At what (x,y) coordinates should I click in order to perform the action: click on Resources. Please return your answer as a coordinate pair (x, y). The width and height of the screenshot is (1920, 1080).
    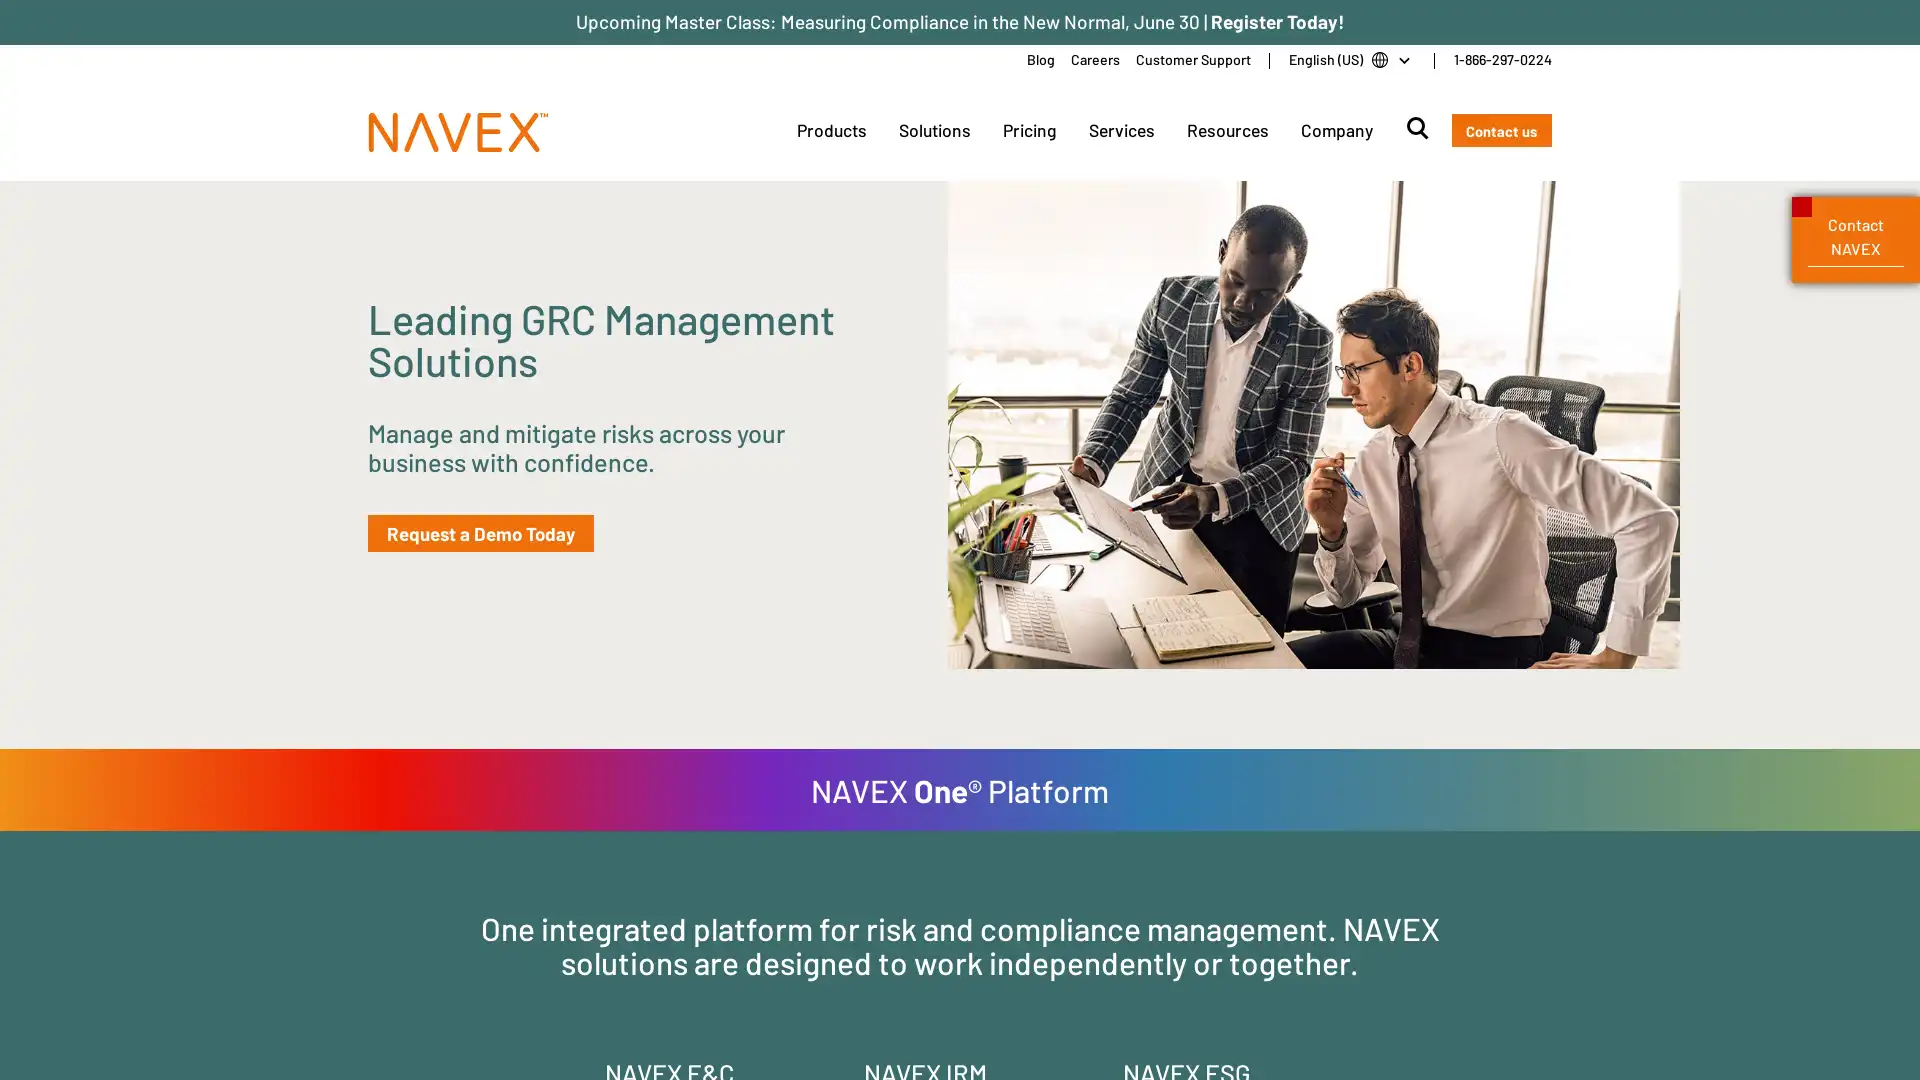
    Looking at the image, I should click on (1226, 130).